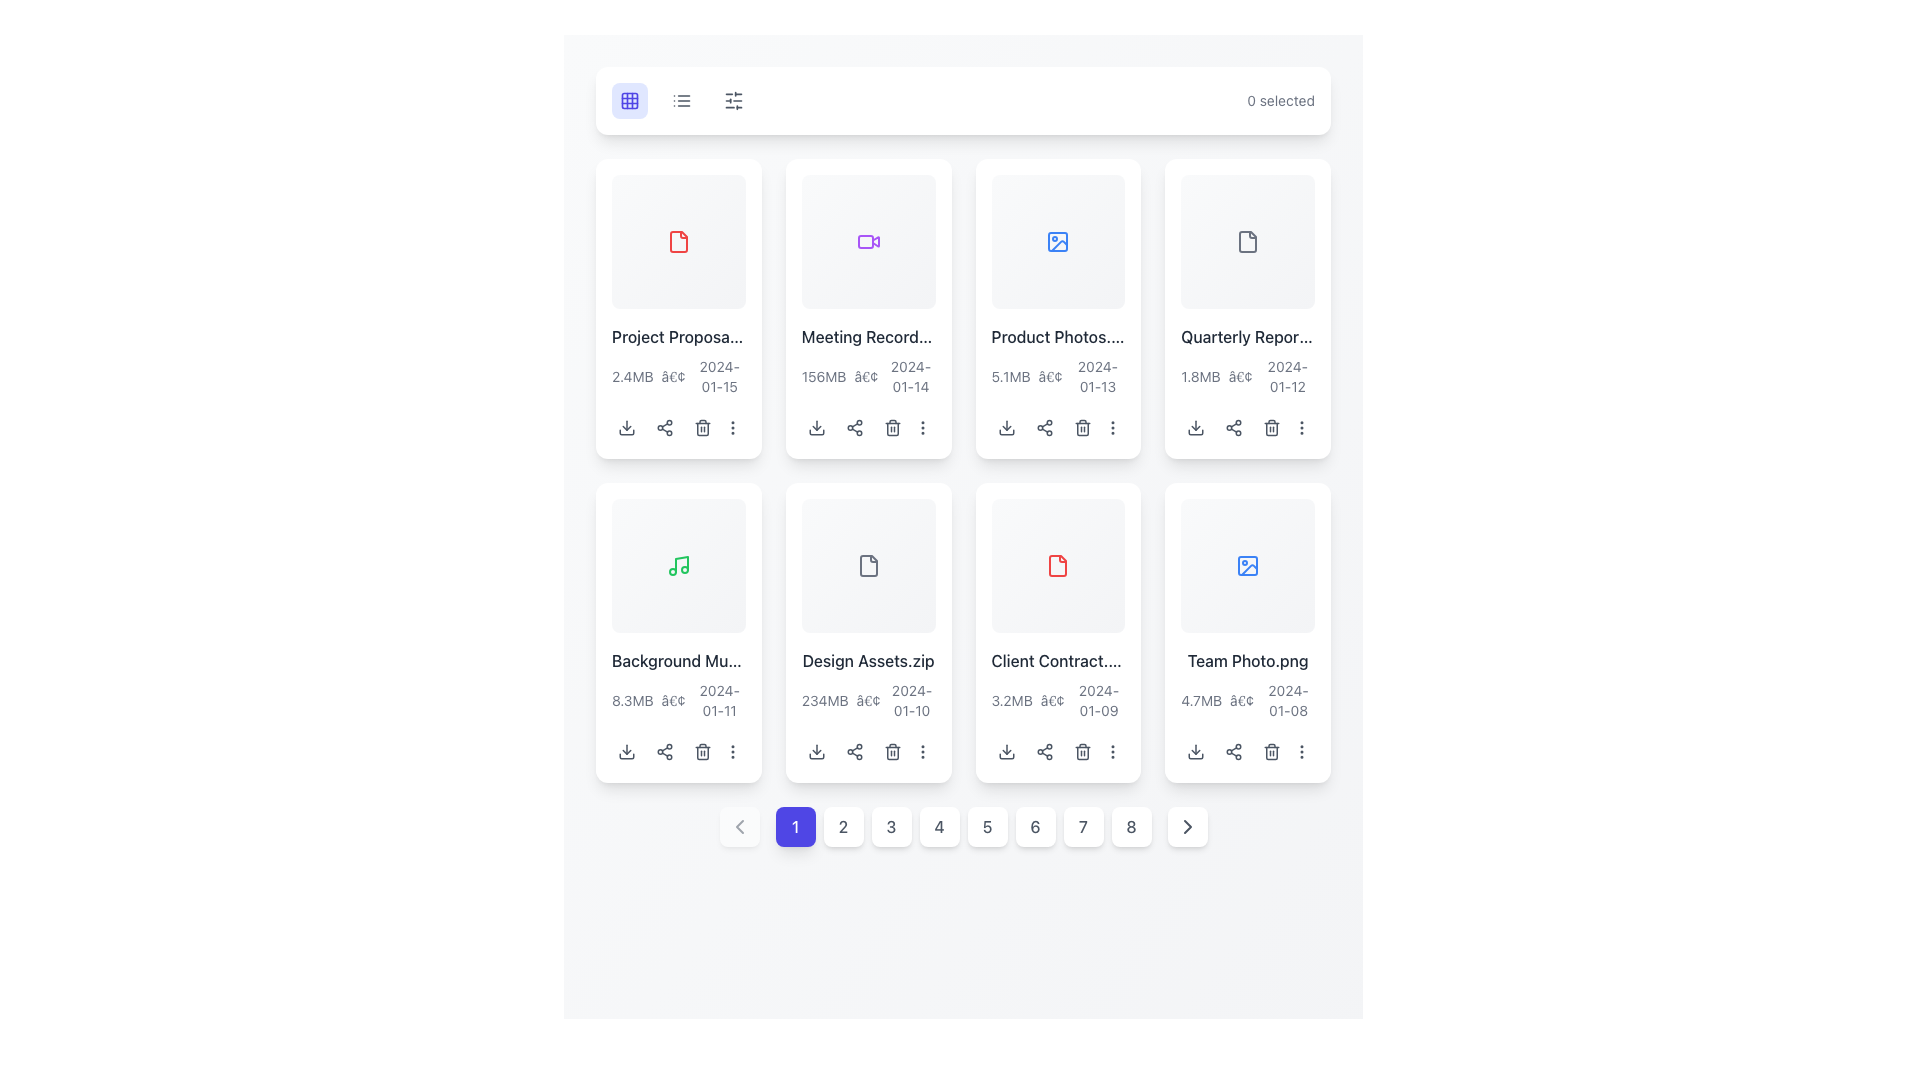 The width and height of the screenshot is (1920, 1080). What do you see at coordinates (732, 751) in the screenshot?
I see `the ellipsis icon button located at the rightmost position in the row of buttons below the 'Background Music.mp3' card` at bounding box center [732, 751].